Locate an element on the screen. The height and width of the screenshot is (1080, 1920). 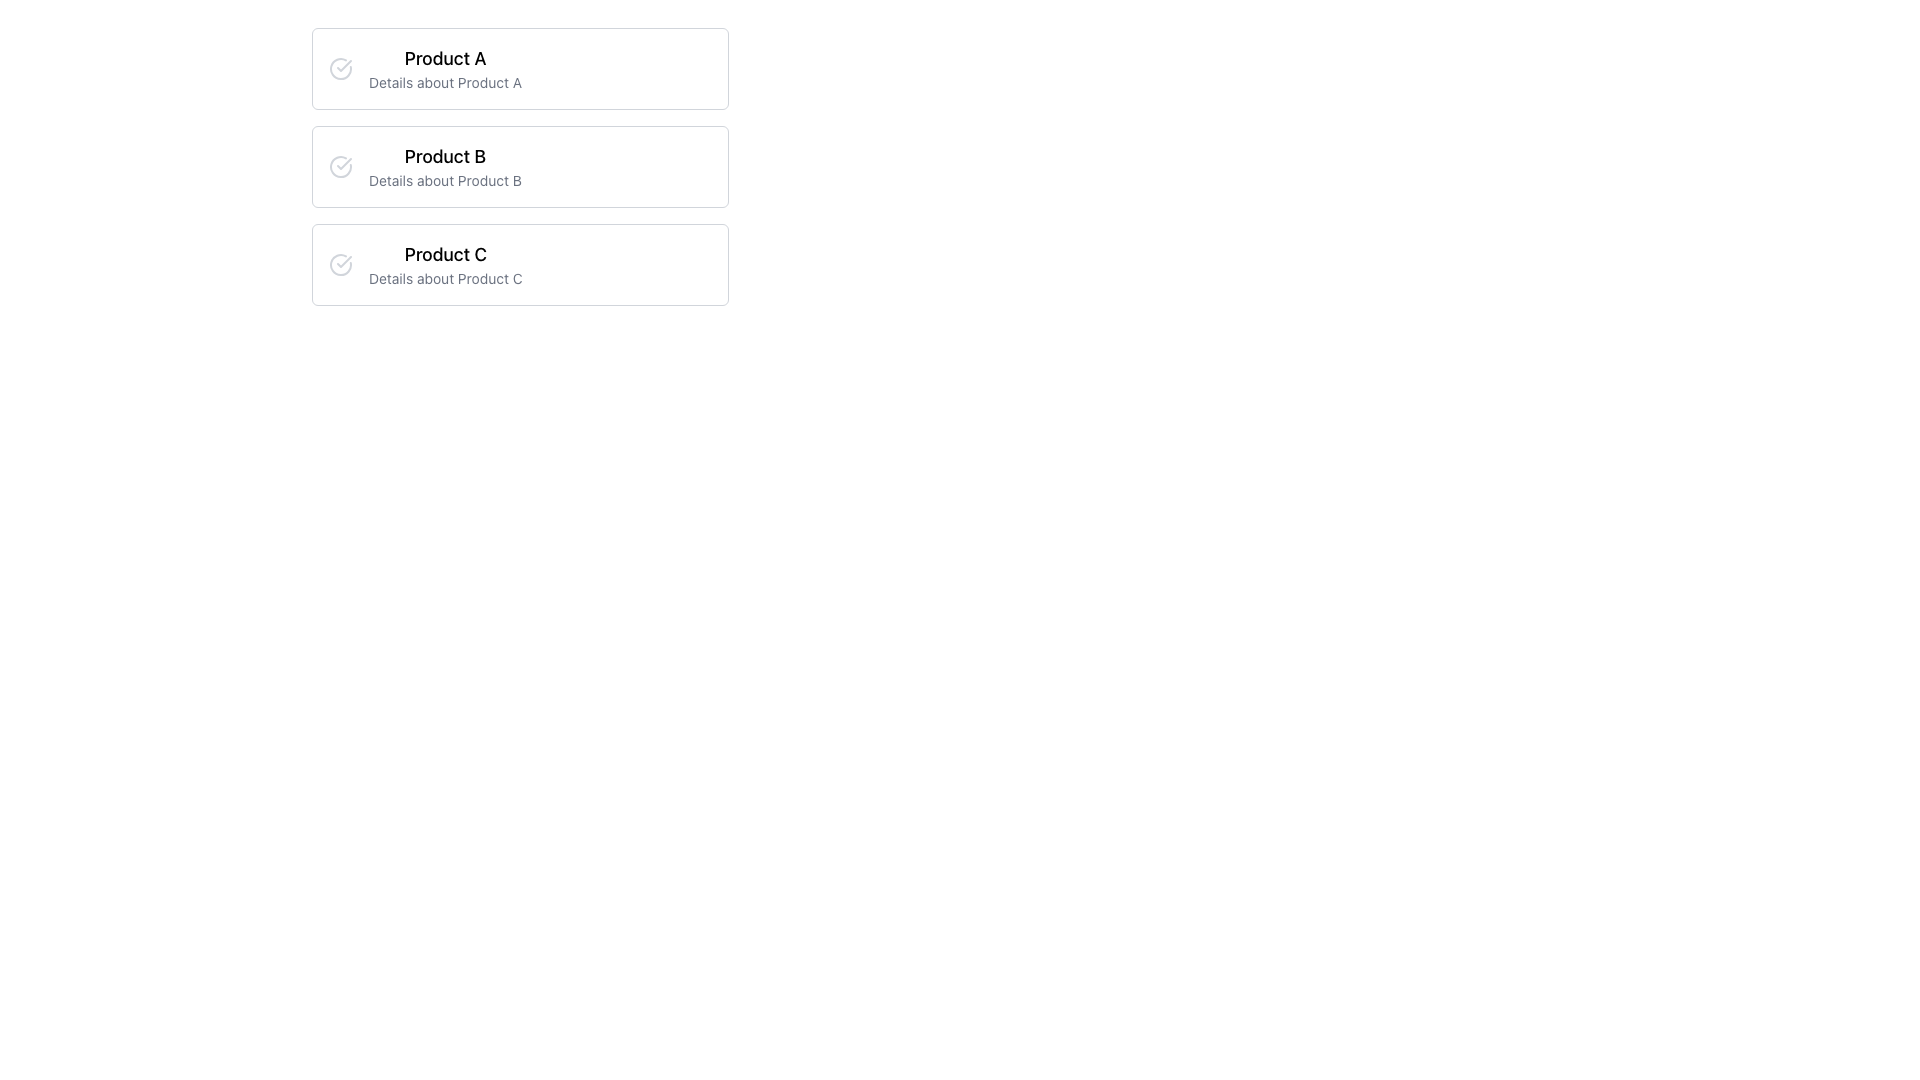
the status indicator icon is located at coordinates (340, 264).